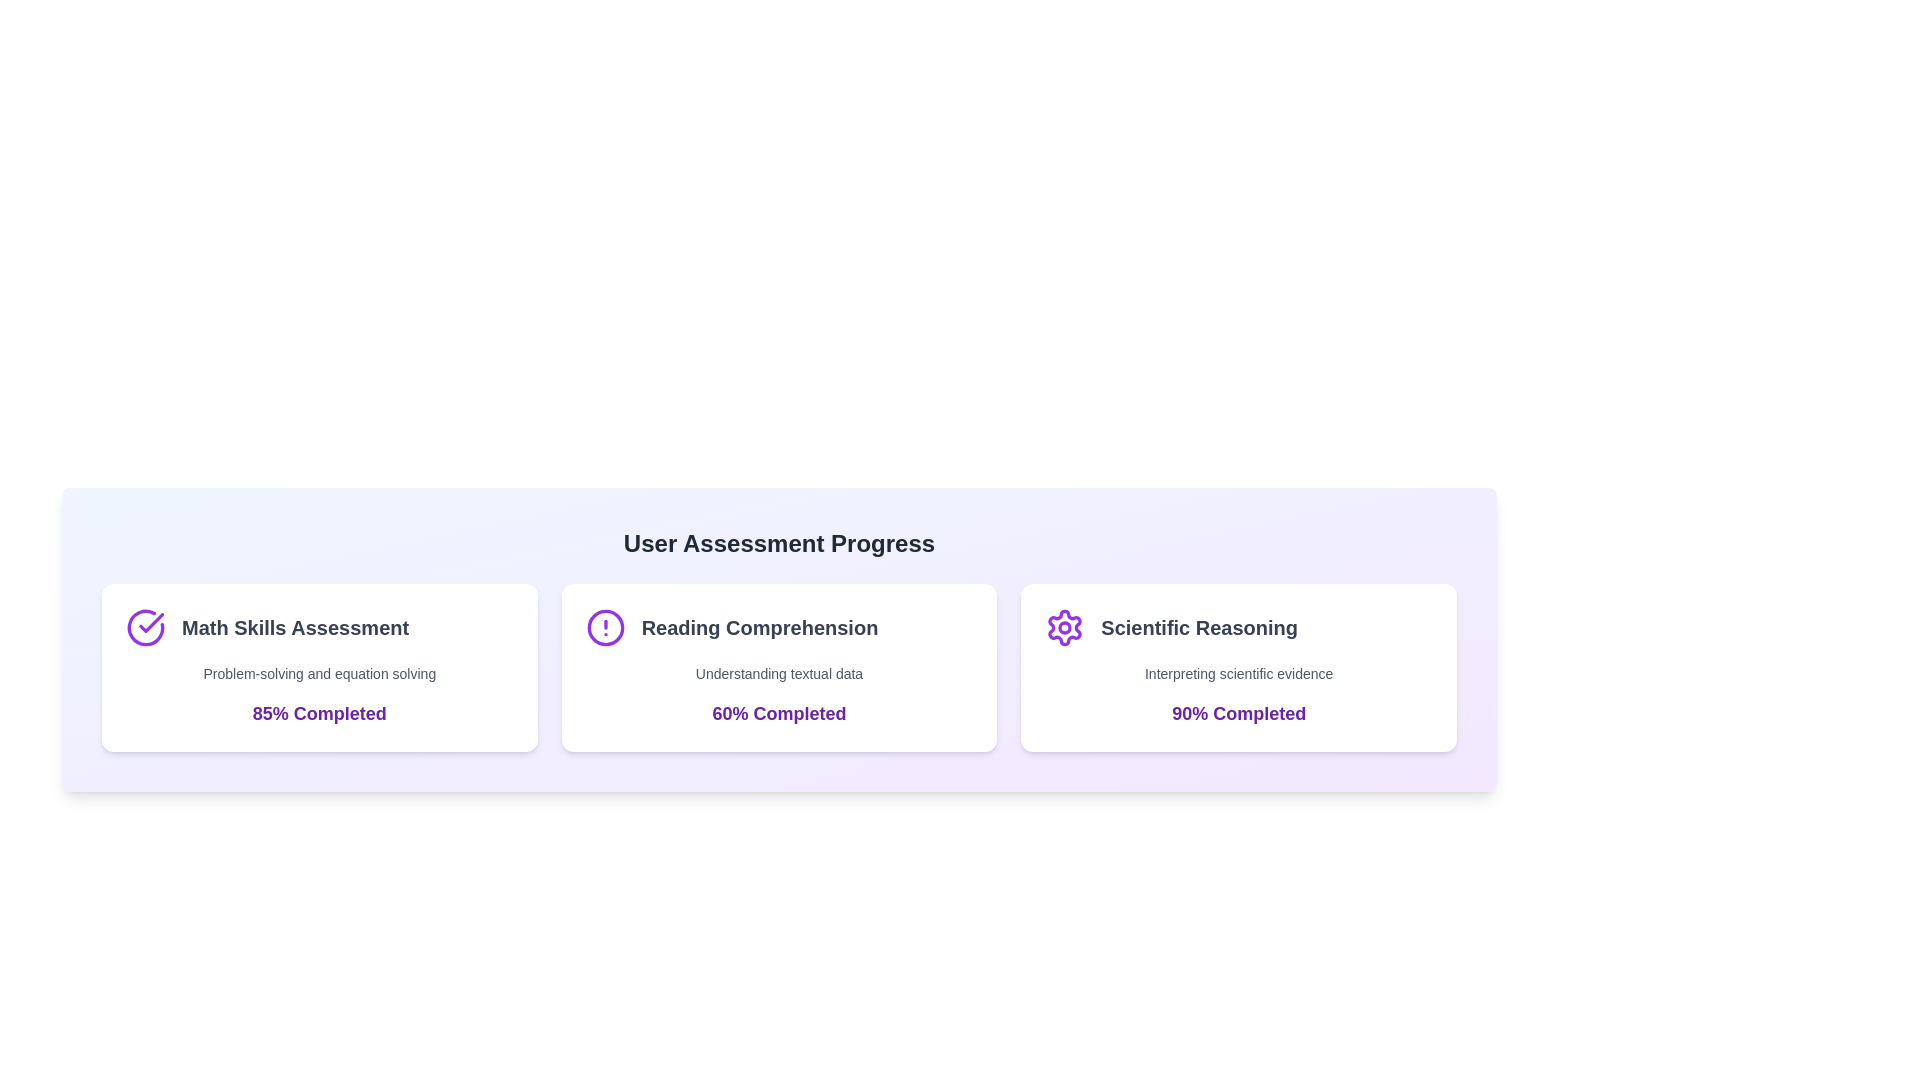 The height and width of the screenshot is (1080, 1920). Describe the element at coordinates (604, 627) in the screenshot. I see `the circular icon with a purple outline located in the center of the second card titled 'Reading Comprehension'` at that location.